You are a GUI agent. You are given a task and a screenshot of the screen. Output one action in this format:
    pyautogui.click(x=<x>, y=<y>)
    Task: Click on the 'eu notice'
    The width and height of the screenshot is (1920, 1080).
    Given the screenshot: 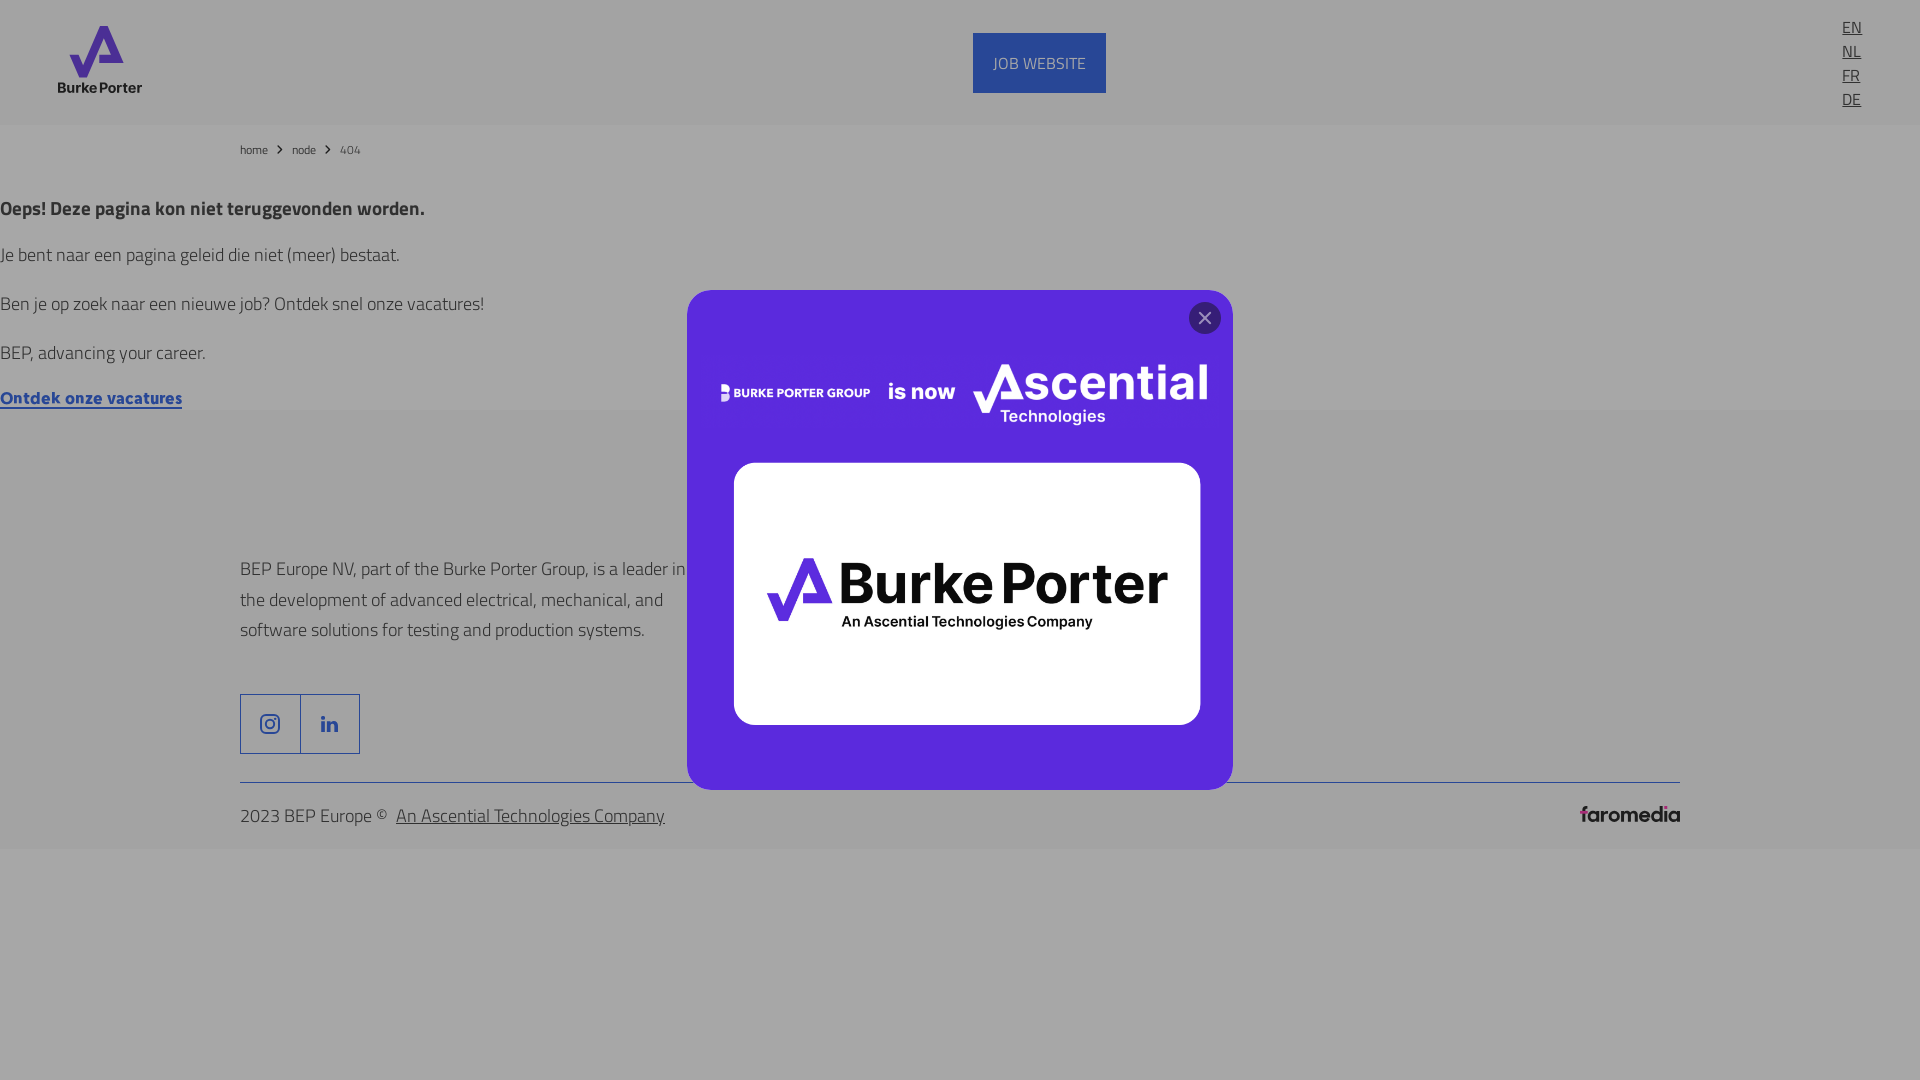 What is the action you would take?
    pyautogui.click(x=1078, y=628)
    